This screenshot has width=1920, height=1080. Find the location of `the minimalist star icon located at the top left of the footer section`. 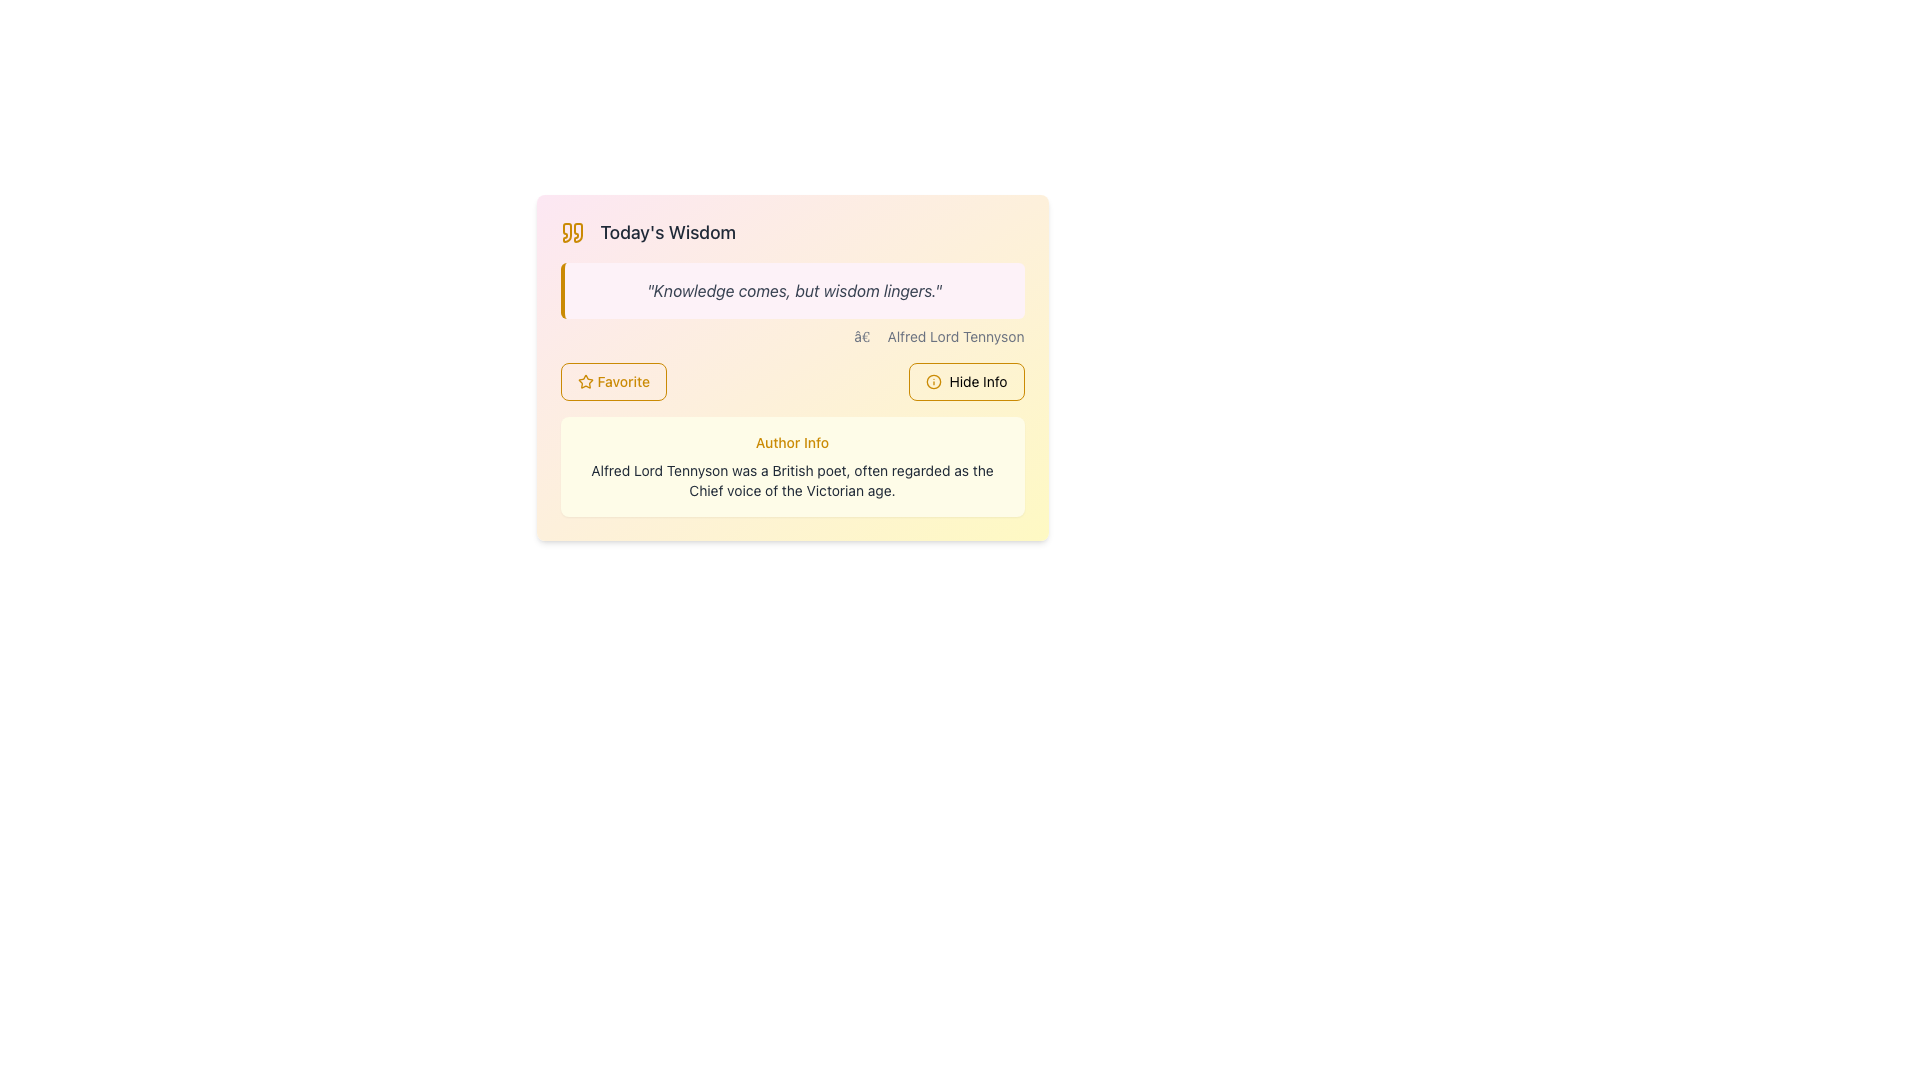

the minimalist star icon located at the top left of the footer section is located at coordinates (584, 381).